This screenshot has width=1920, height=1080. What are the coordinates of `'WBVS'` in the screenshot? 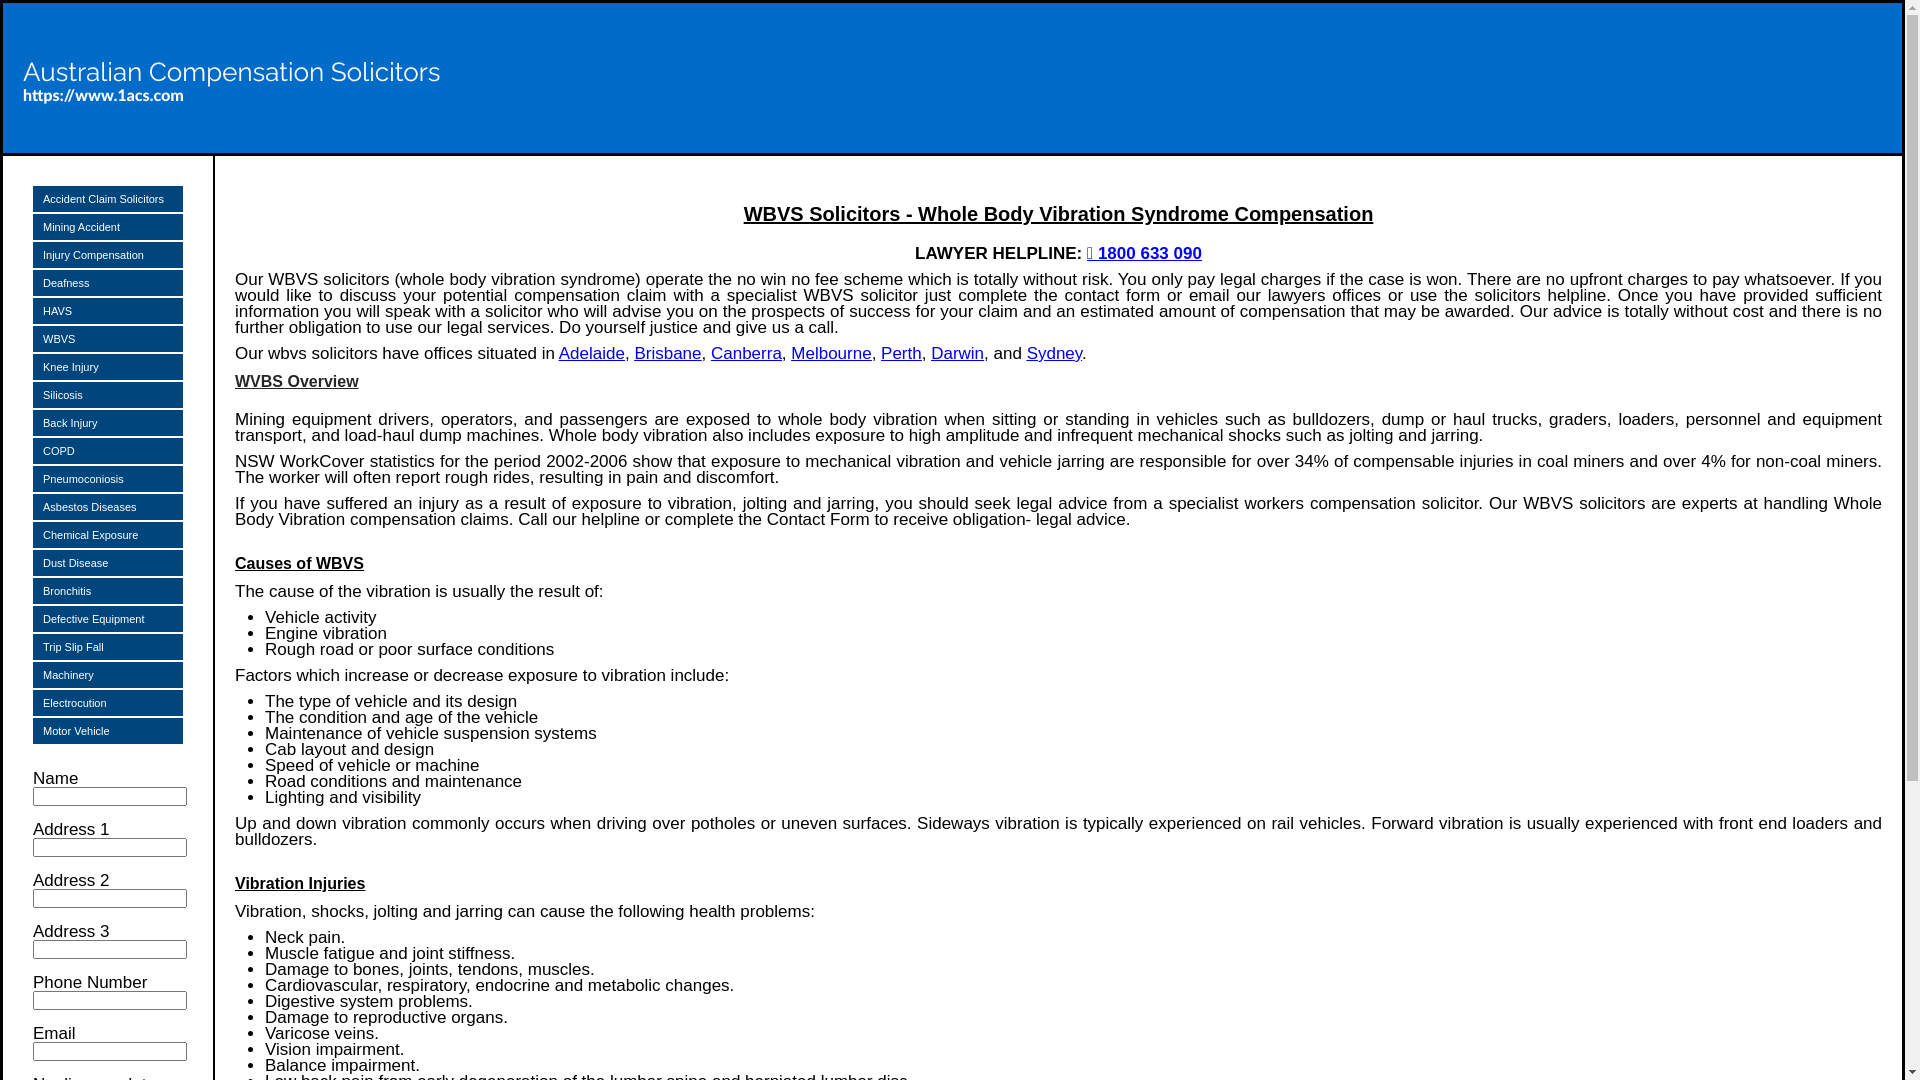 It's located at (106, 338).